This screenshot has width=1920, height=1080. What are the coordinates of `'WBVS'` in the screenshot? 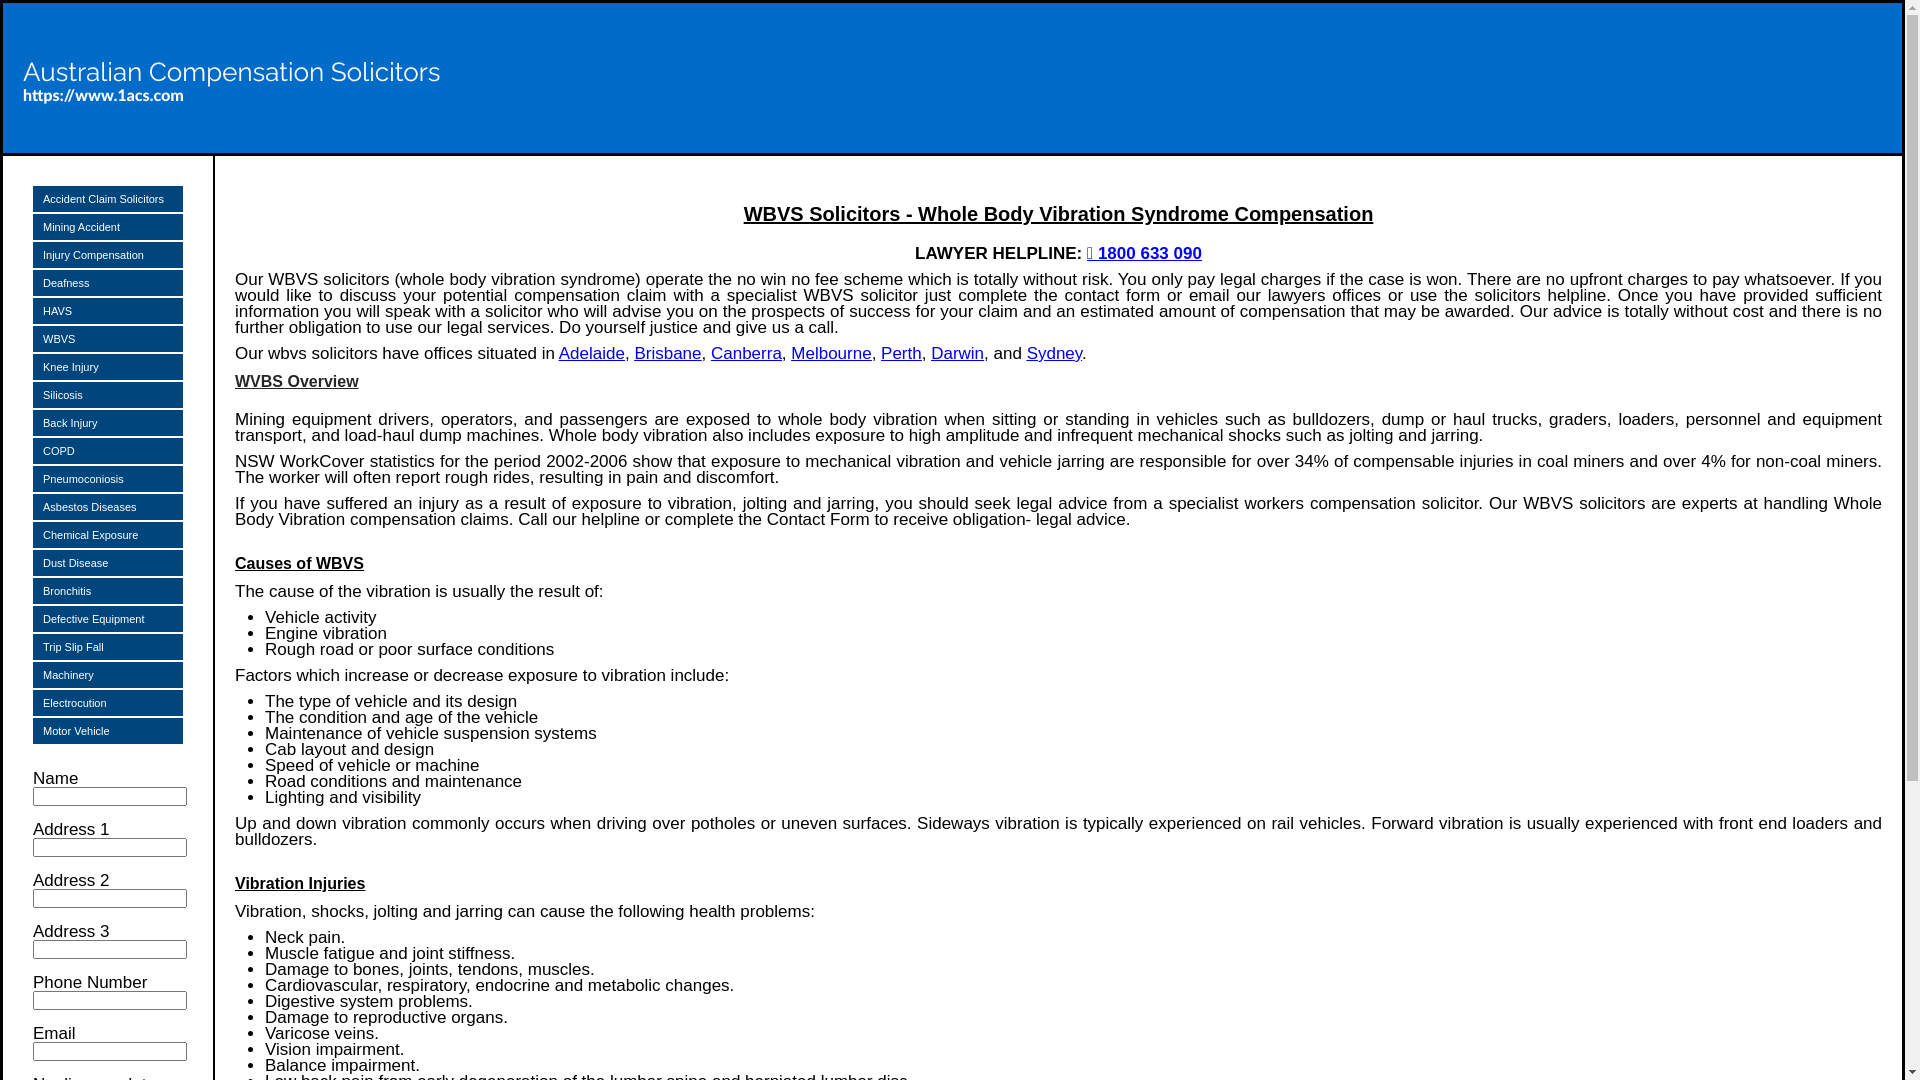 It's located at (106, 338).